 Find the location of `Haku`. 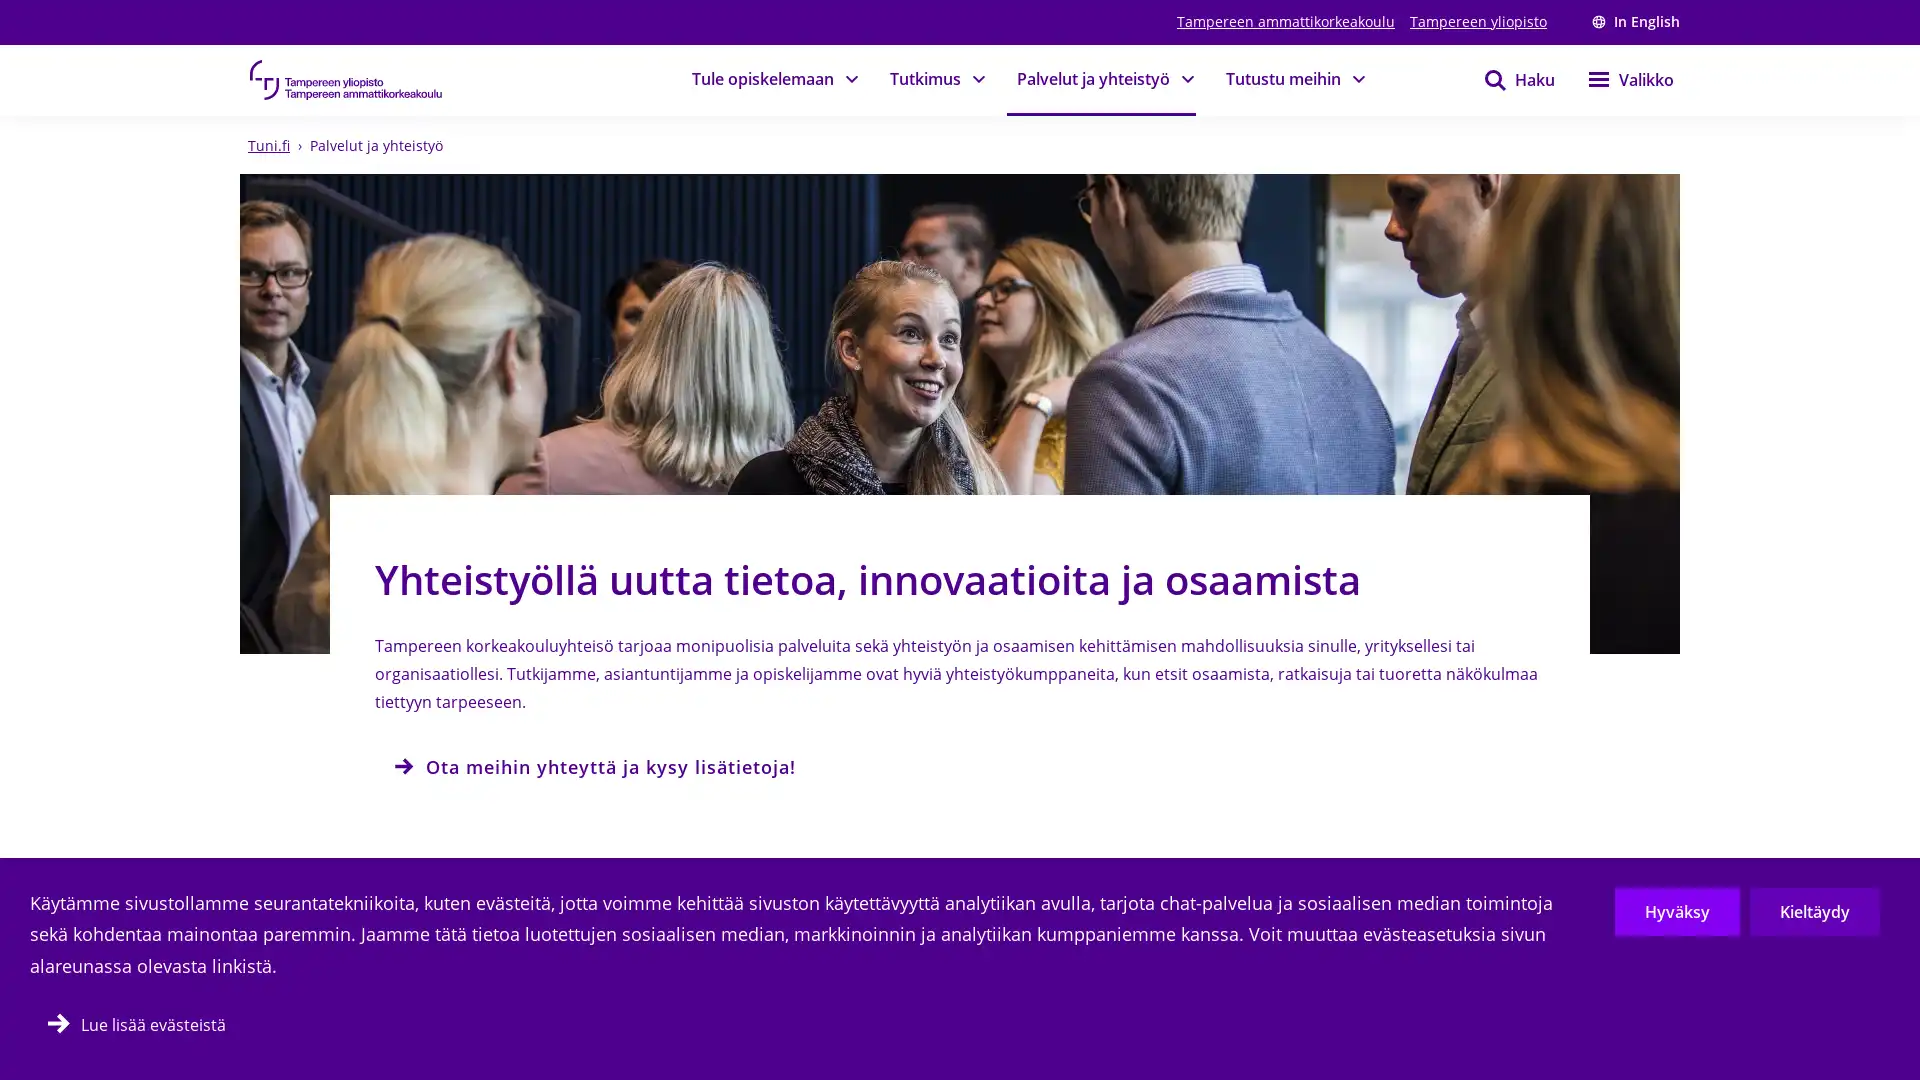

Haku is located at coordinates (1518, 79).